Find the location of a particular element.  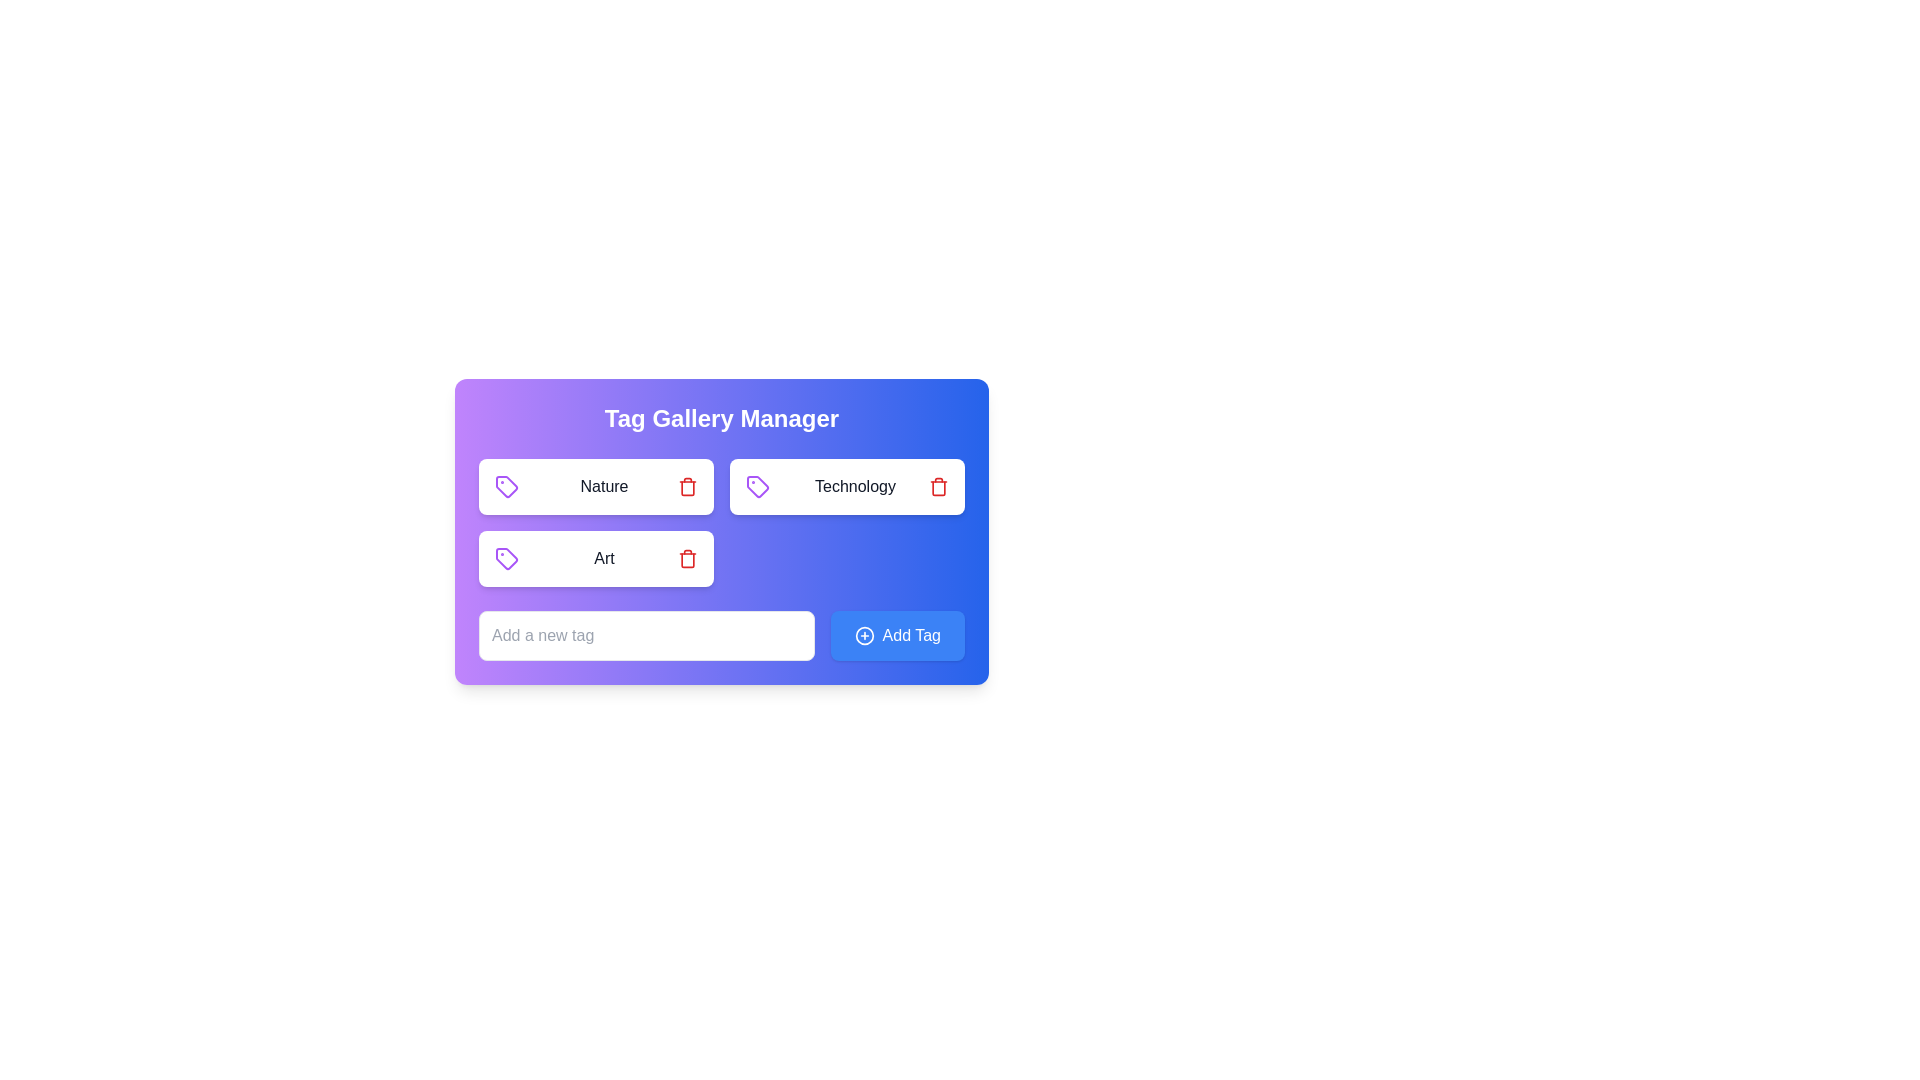

the text label 'Art' which is the second card in the vertical stack within the 'Tag Gallery Manager' section is located at coordinates (603, 559).